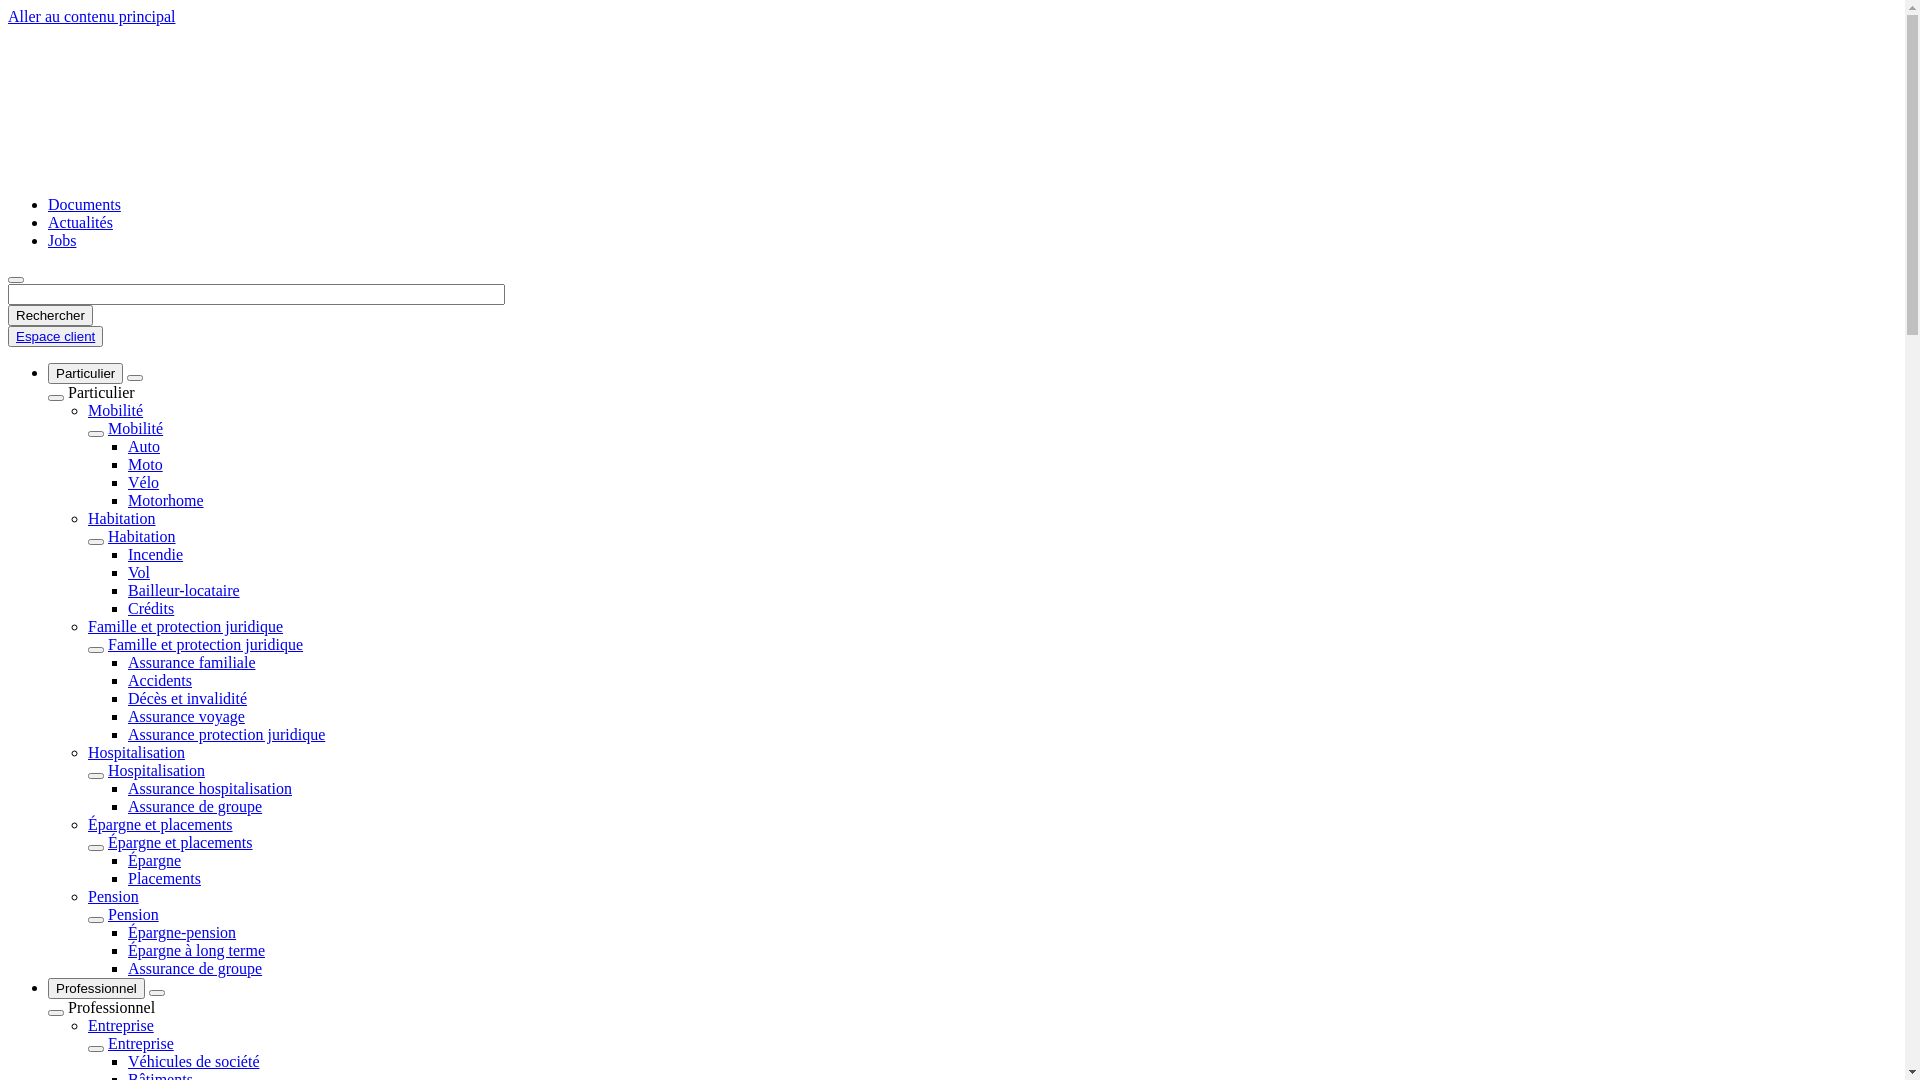 Image resolution: width=1920 pixels, height=1080 pixels. Describe the element at coordinates (138, 572) in the screenshot. I see `'Vol'` at that location.